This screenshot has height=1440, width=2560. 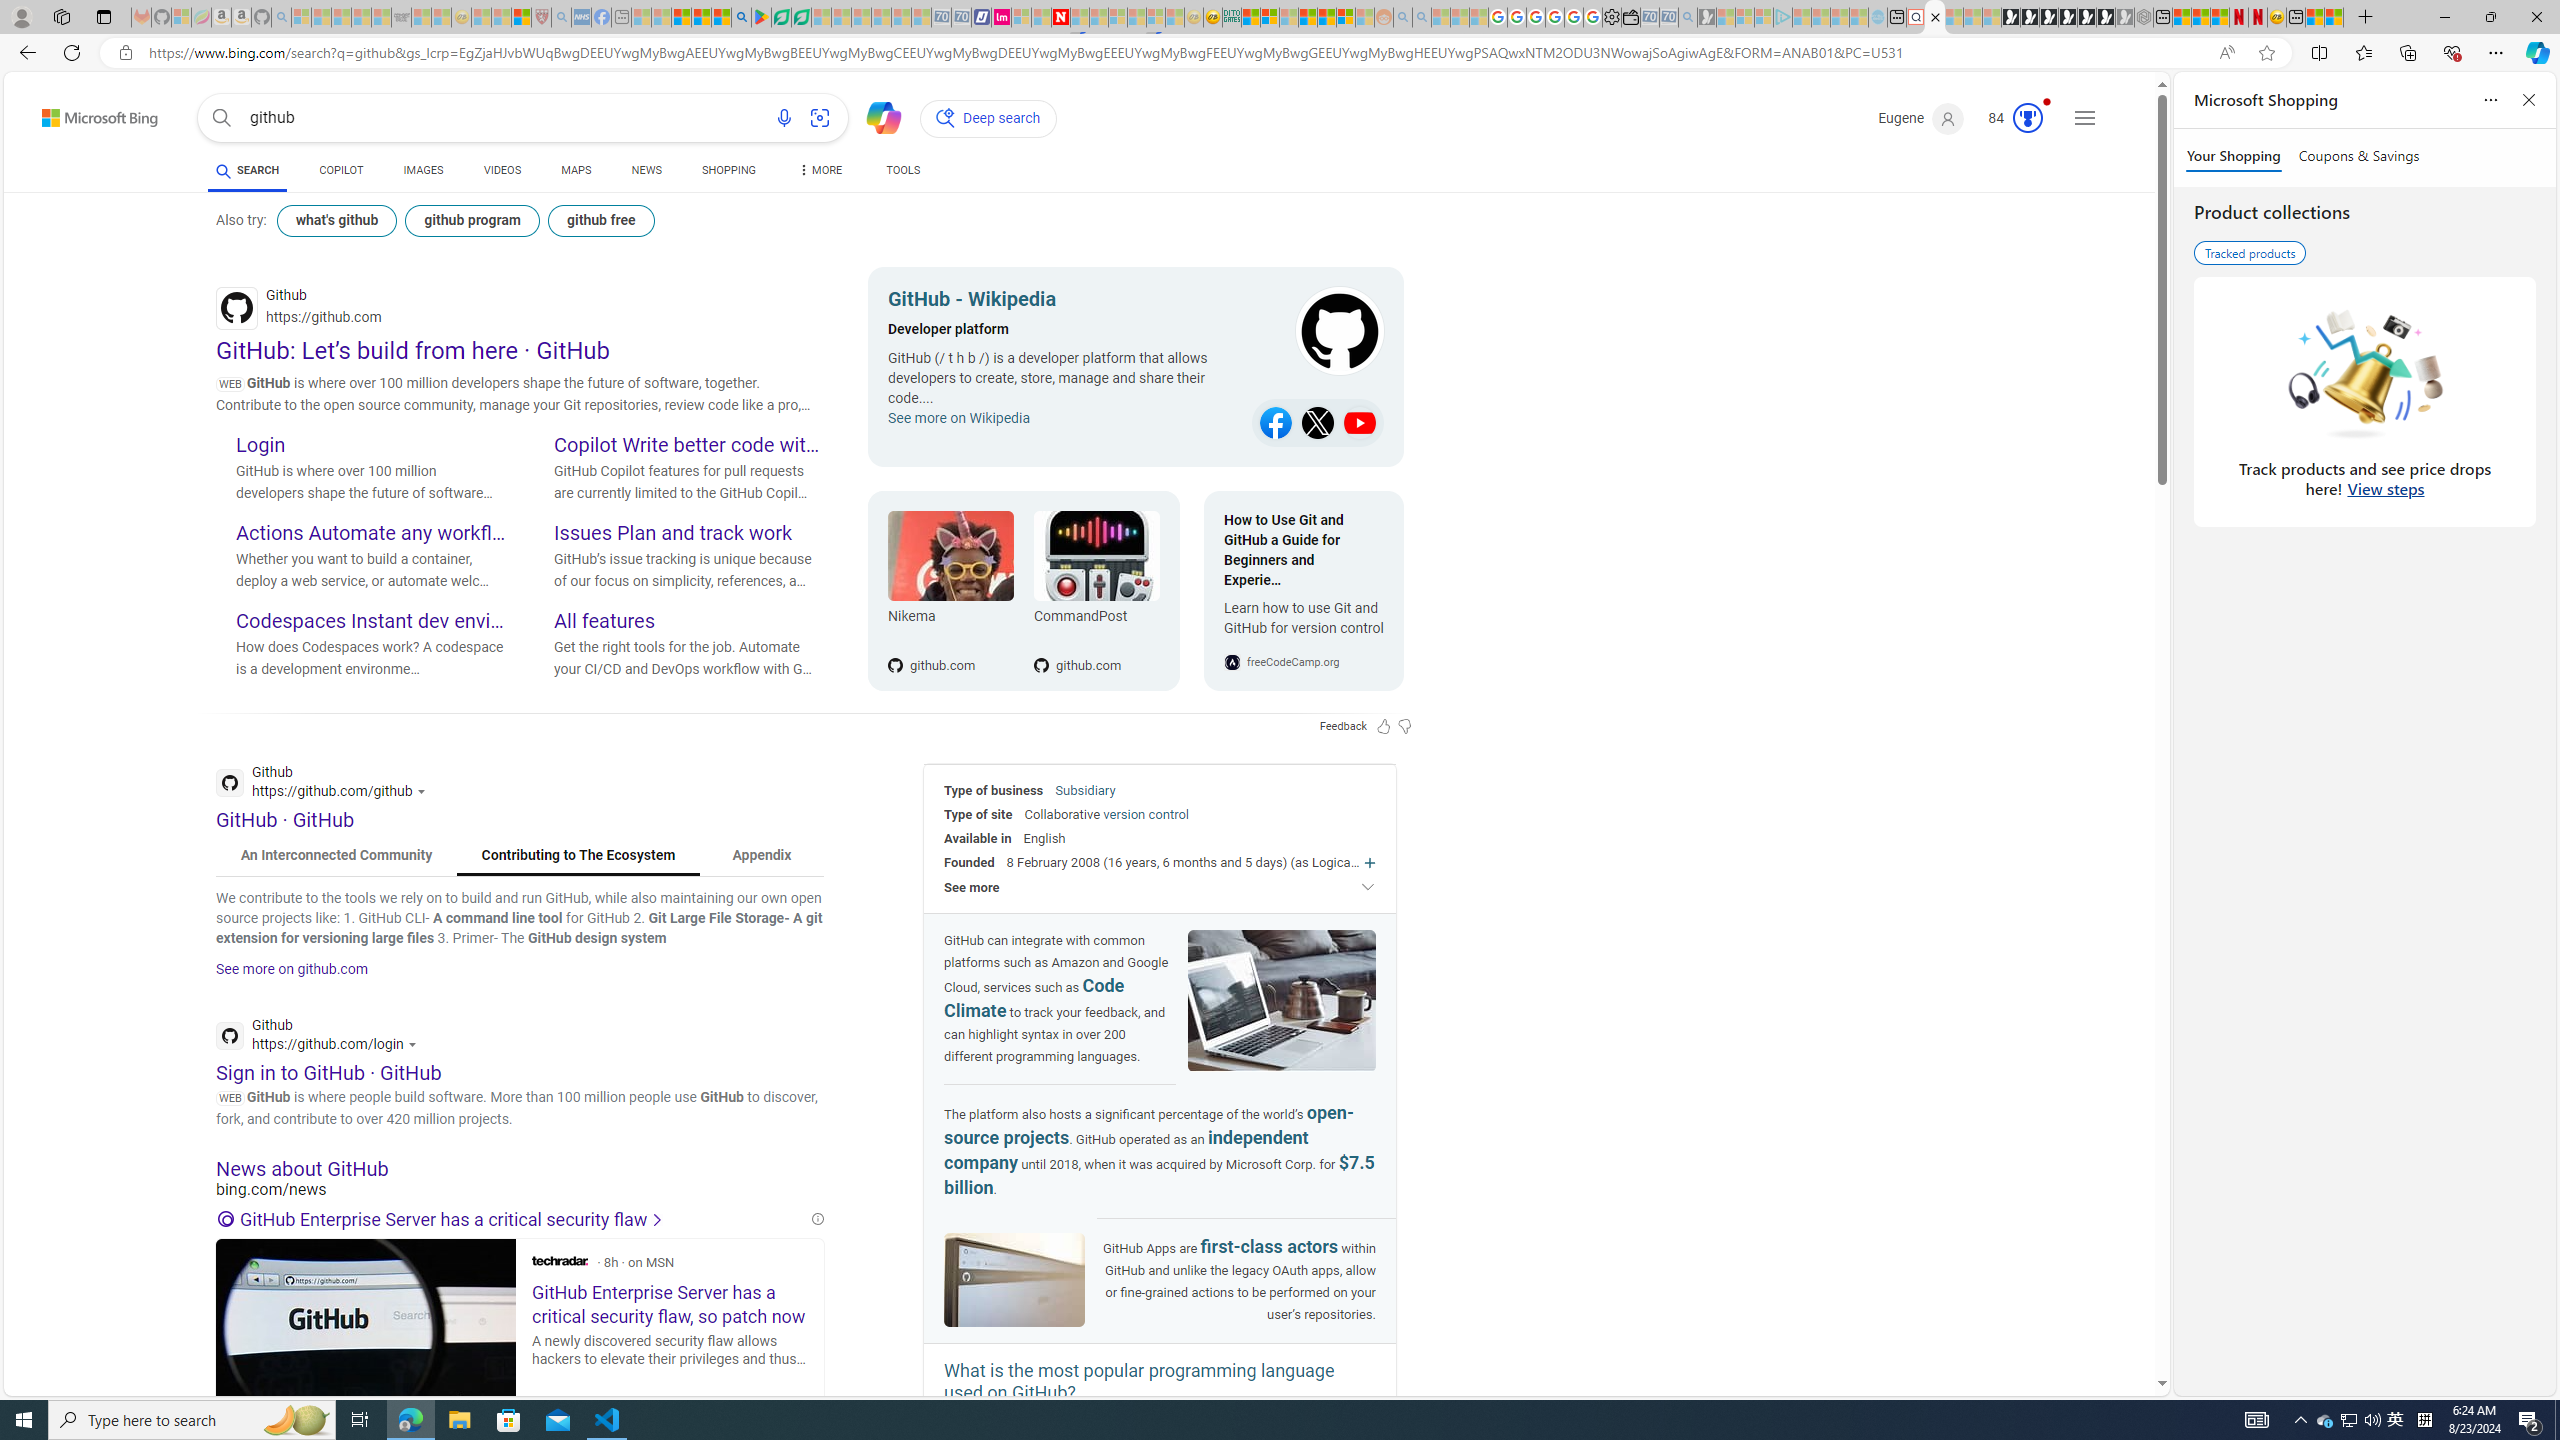 What do you see at coordinates (950, 618) in the screenshot?
I see `'Nikema'` at bounding box center [950, 618].